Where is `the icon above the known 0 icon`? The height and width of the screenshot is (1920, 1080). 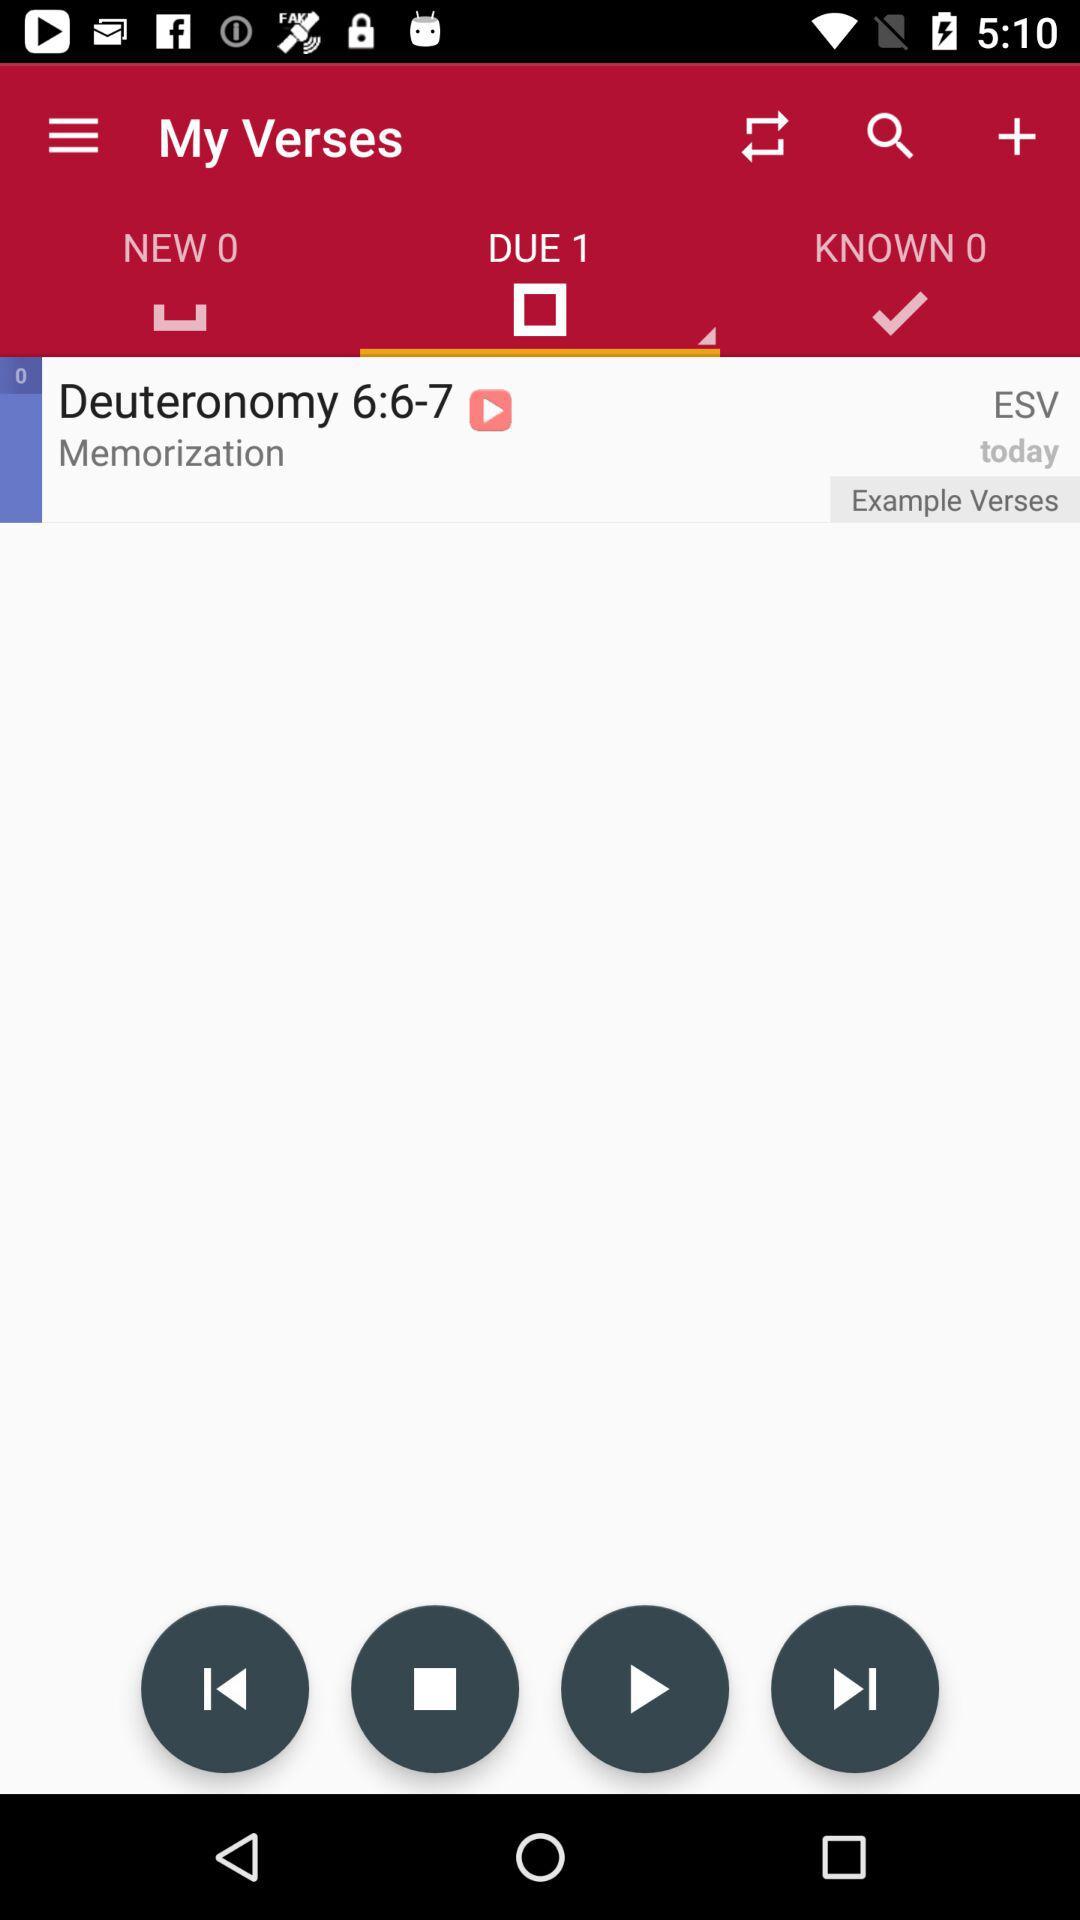 the icon above the known 0 icon is located at coordinates (890, 135).